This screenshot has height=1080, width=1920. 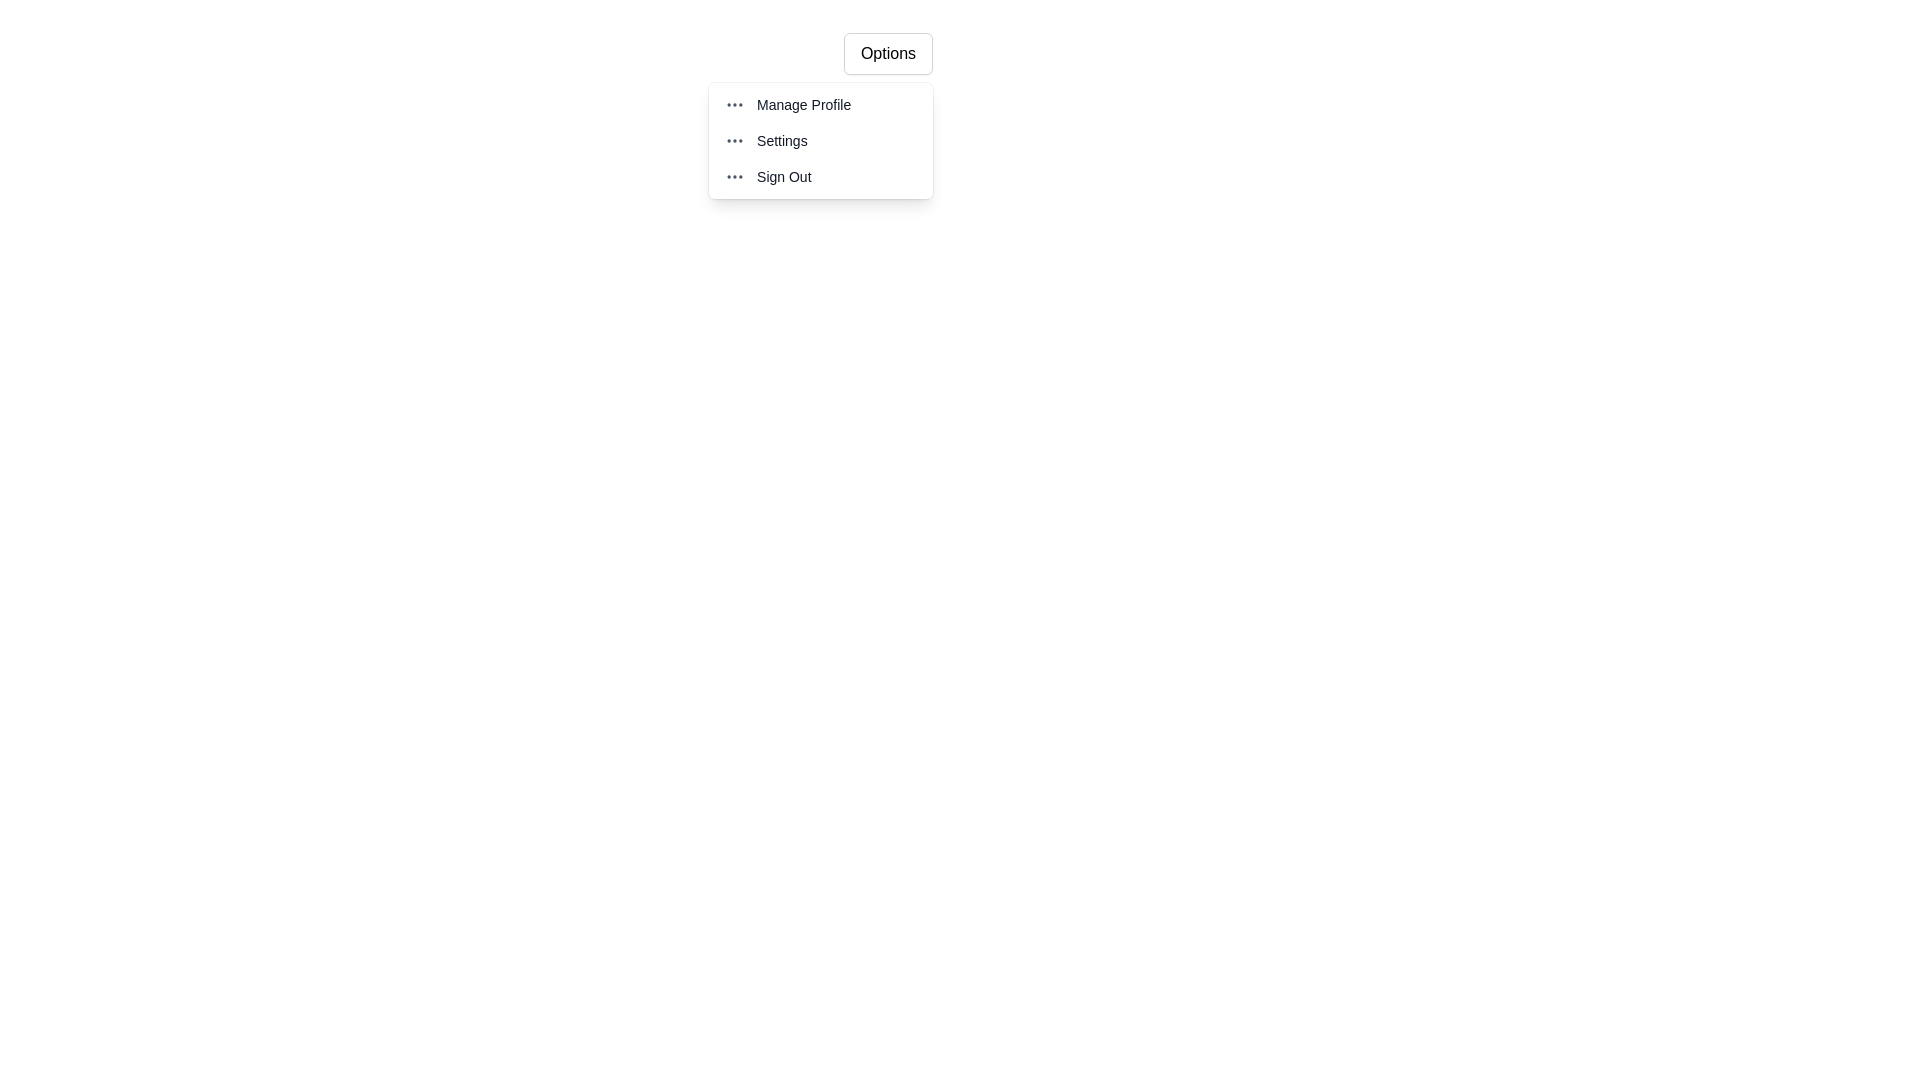 What do you see at coordinates (733, 140) in the screenshot?
I see `the ellipsis icon located to the left of the 'Settings' label` at bounding box center [733, 140].